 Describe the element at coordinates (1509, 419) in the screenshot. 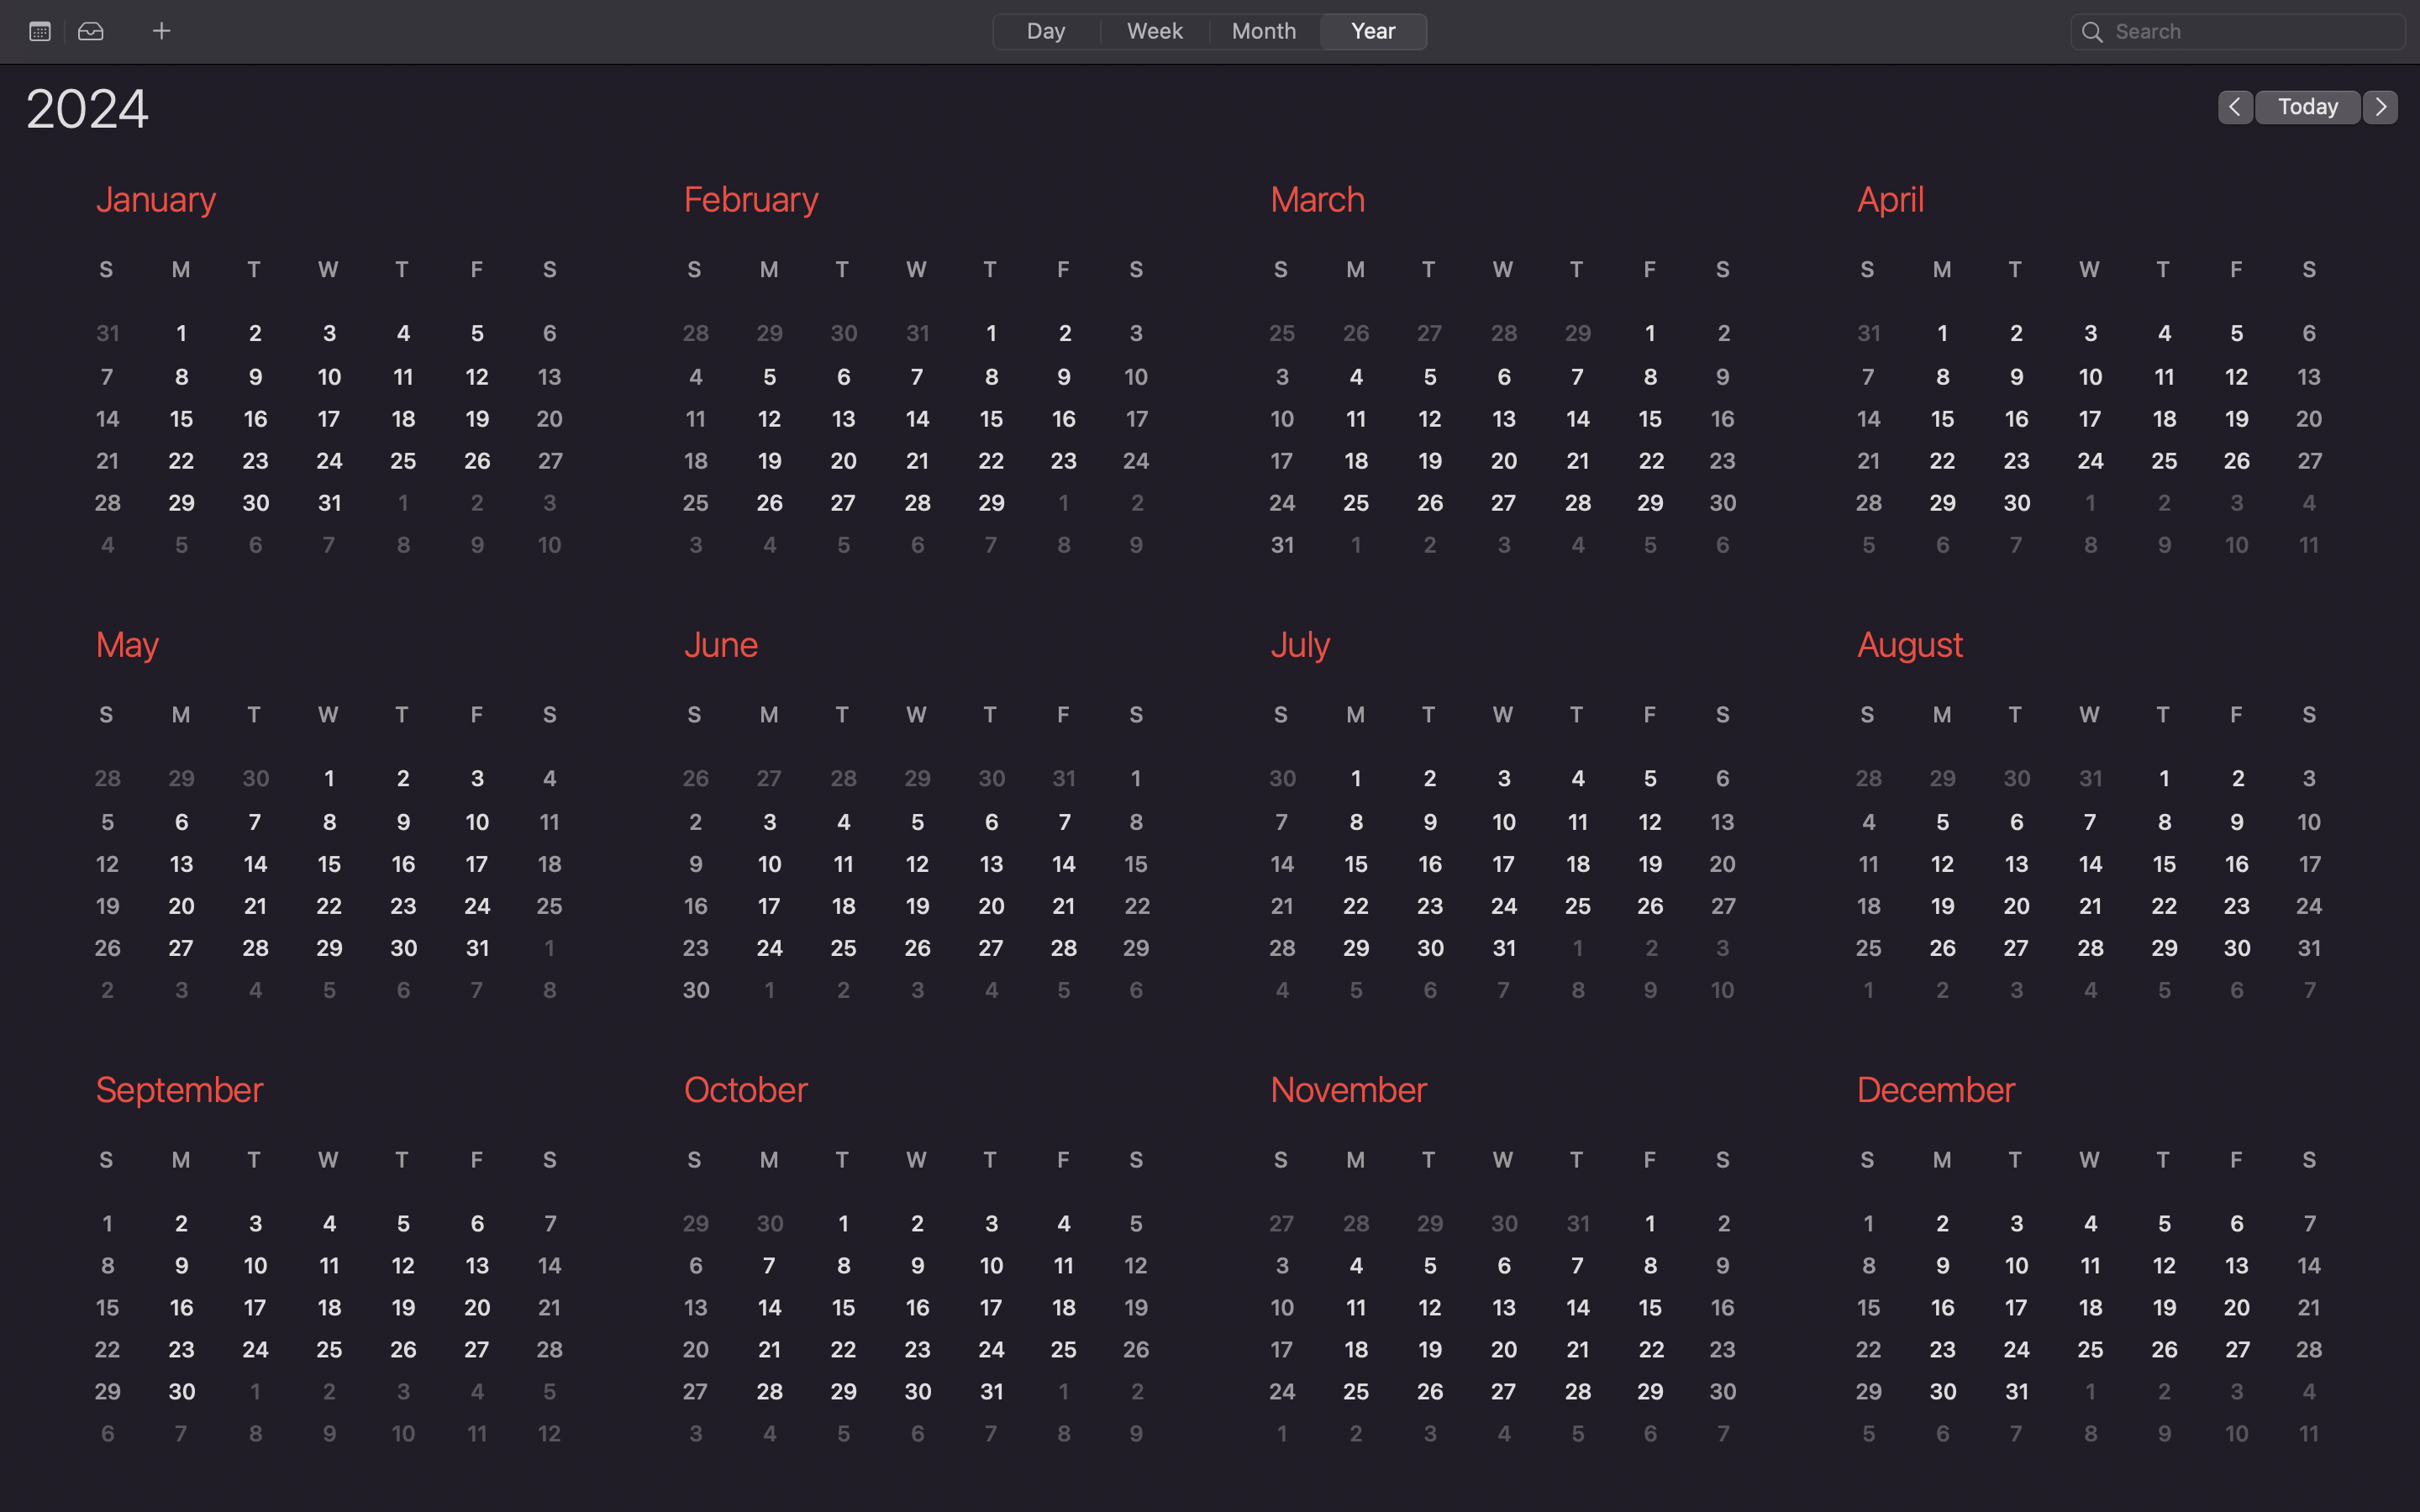

I see `Look at the schedule on 13th of March` at that location.